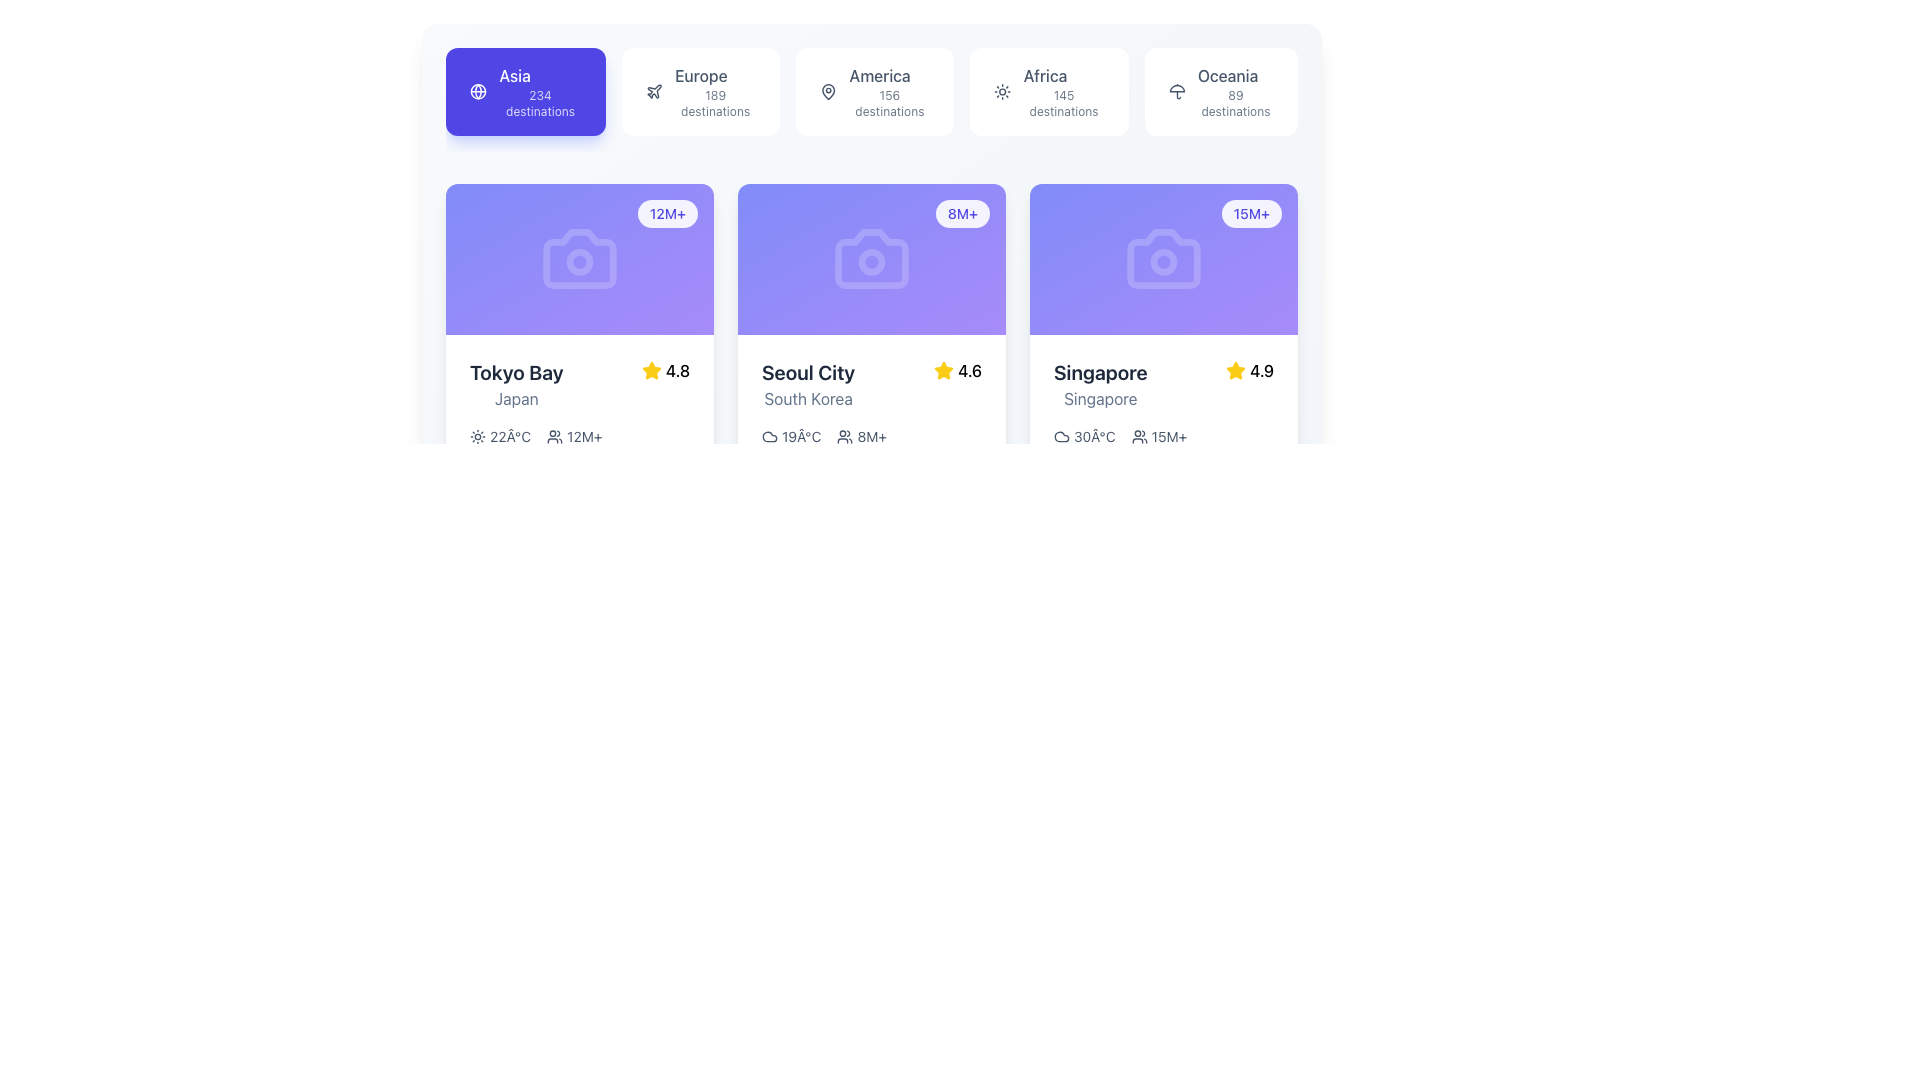 The width and height of the screenshot is (1920, 1080). Describe the element at coordinates (1249, 370) in the screenshot. I see `the rating display element for the 'Singapore' entry, located at the bottom right corner of its card, just below the title` at that location.